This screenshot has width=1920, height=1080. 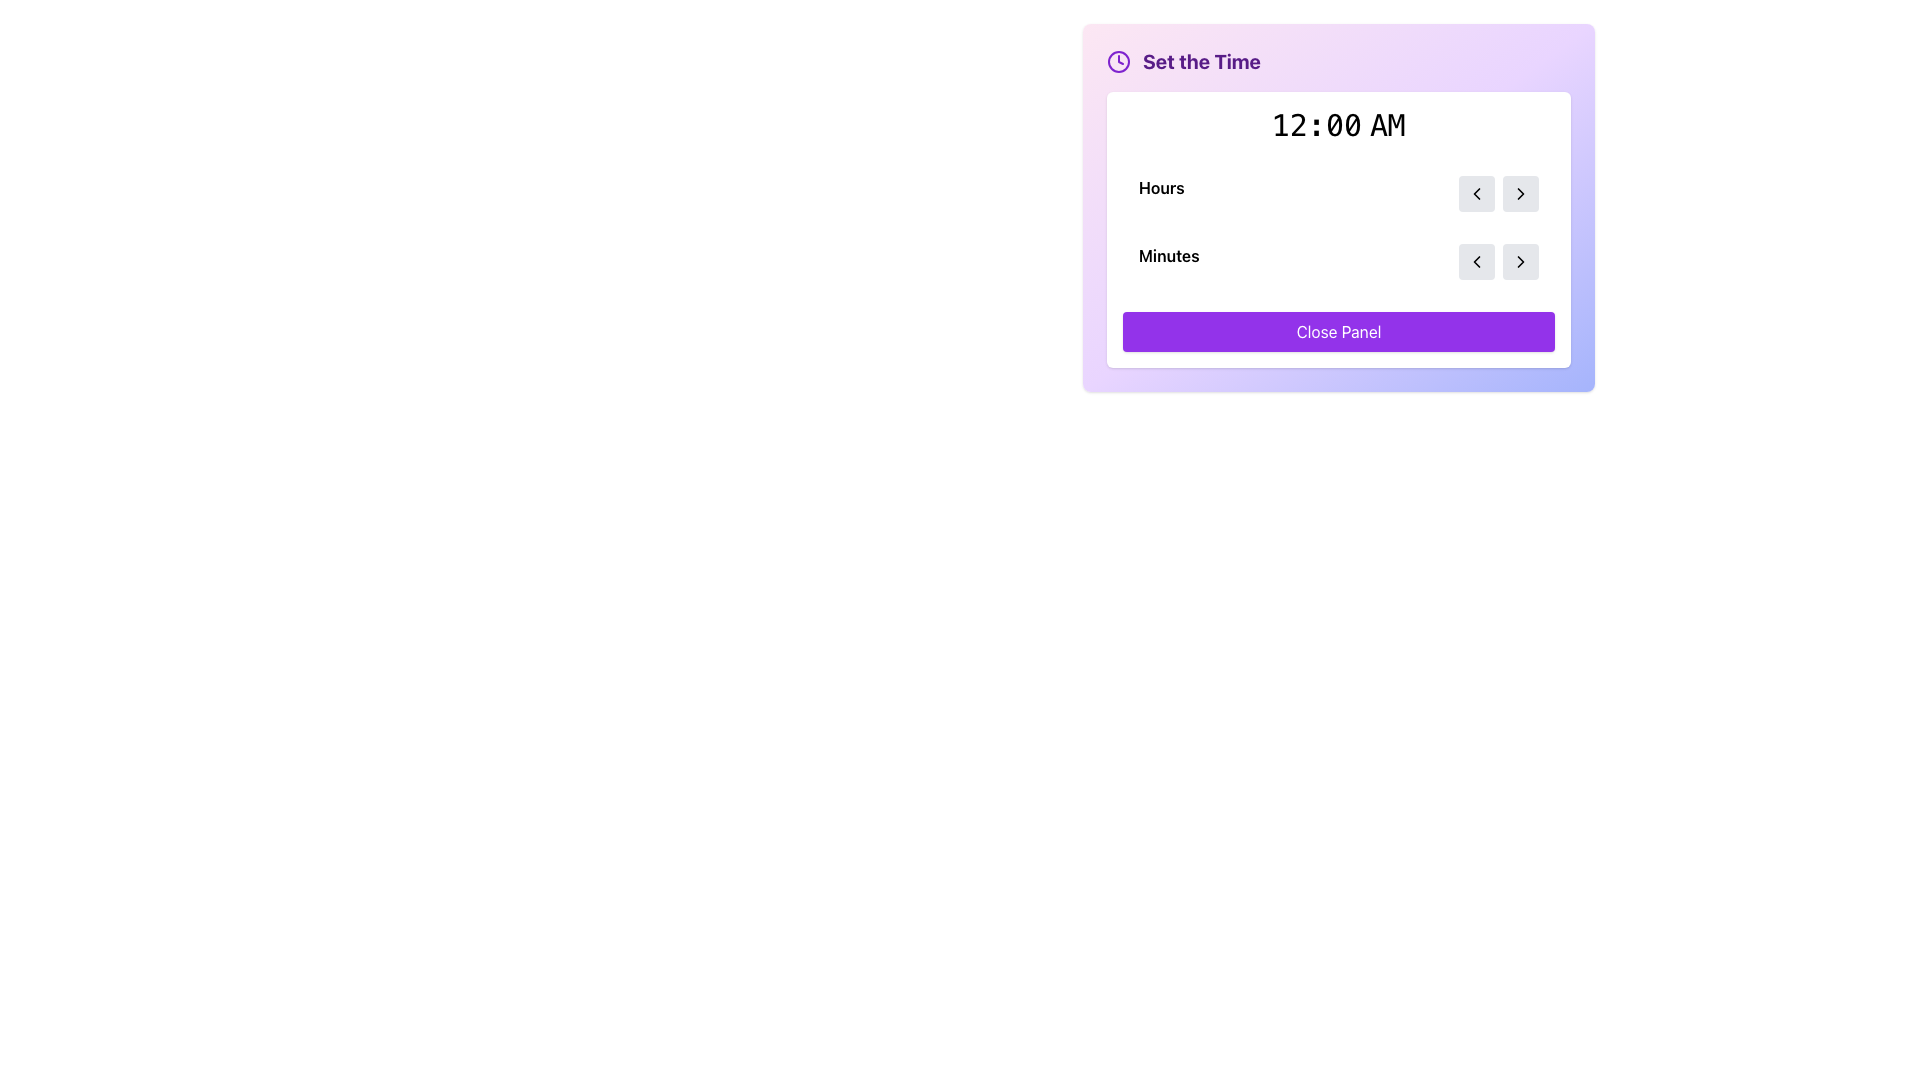 What do you see at coordinates (1477, 193) in the screenshot?
I see `the SVG arrow icon component located in the 'Minutes' control section to decrement the minute value in the time-setting interface` at bounding box center [1477, 193].